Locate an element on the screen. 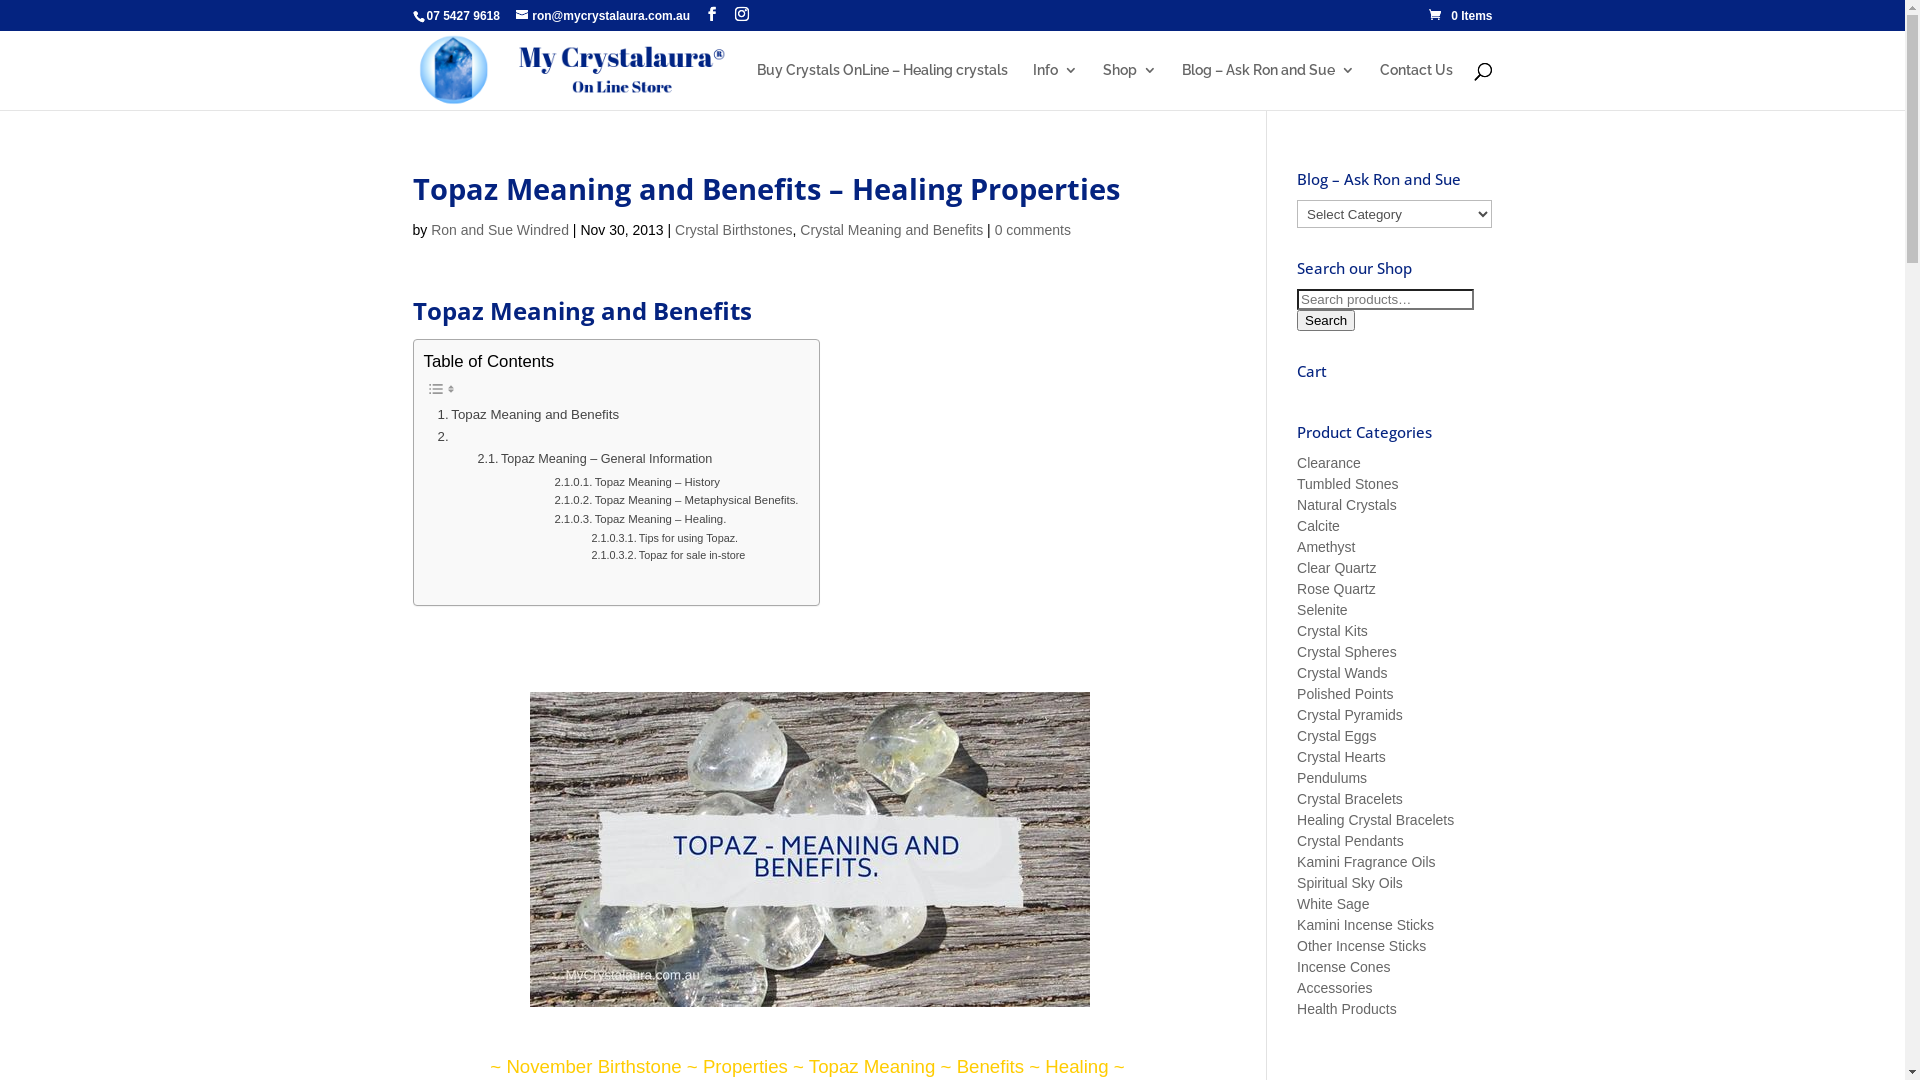 This screenshot has height=1080, width=1920. 'Clear Quartz' is located at coordinates (1336, 567).